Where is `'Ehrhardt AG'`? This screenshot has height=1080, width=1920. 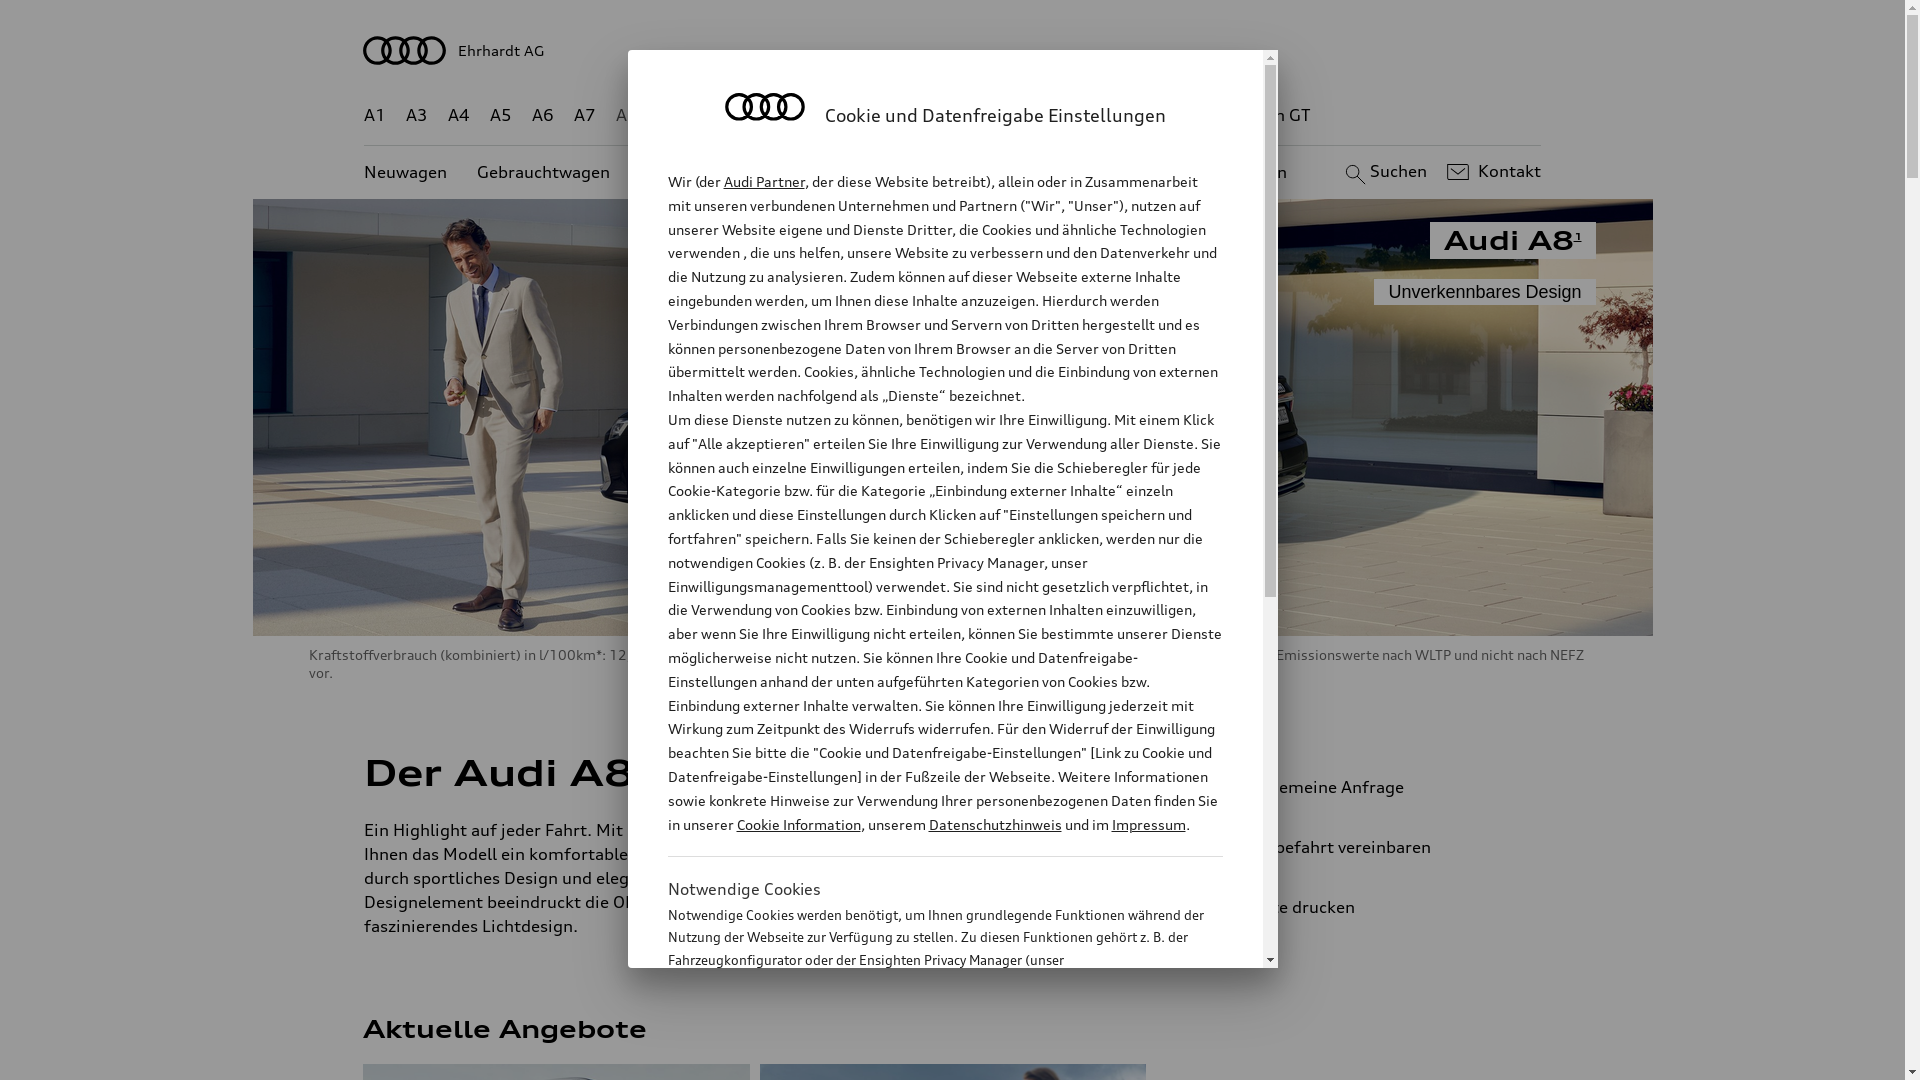 'Ehrhardt AG' is located at coordinates (952, 49).